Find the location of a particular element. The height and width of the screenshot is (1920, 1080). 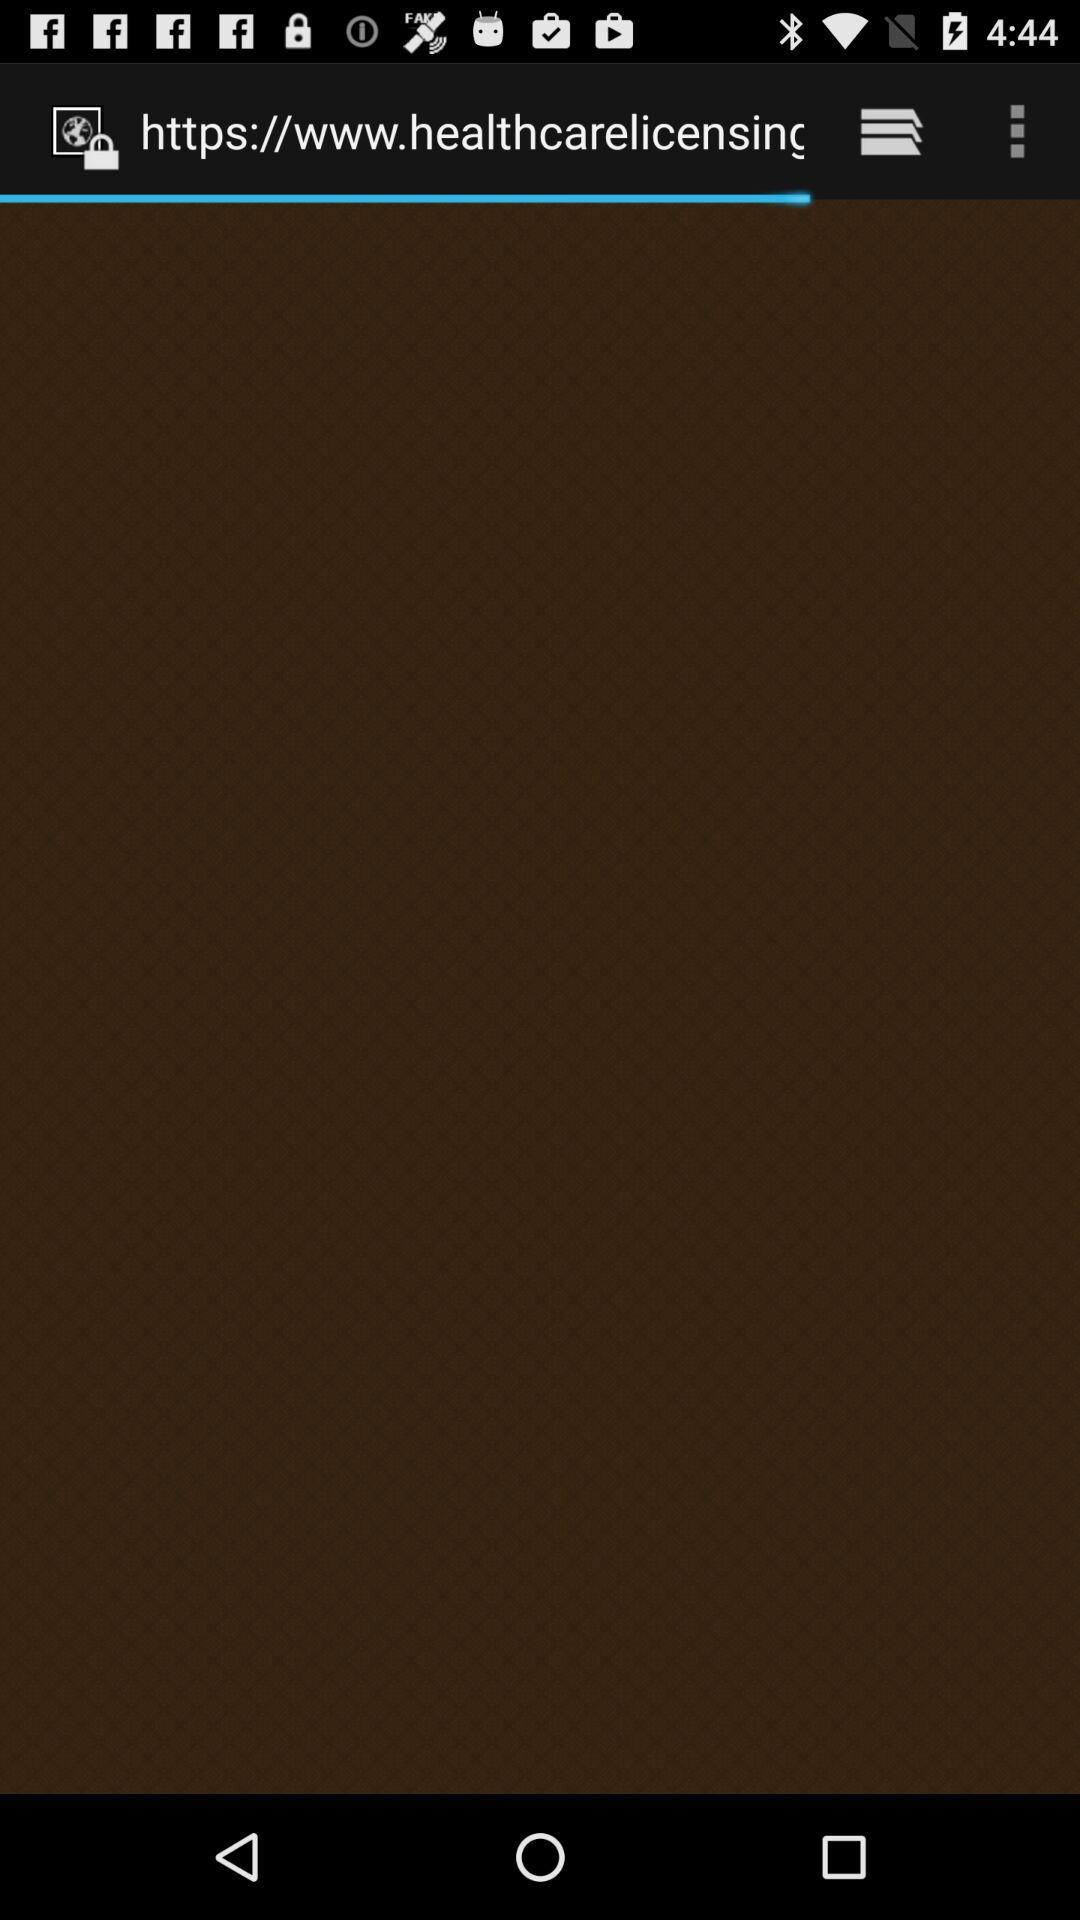

the item next to the https www healthcarelicensing icon is located at coordinates (890, 130).